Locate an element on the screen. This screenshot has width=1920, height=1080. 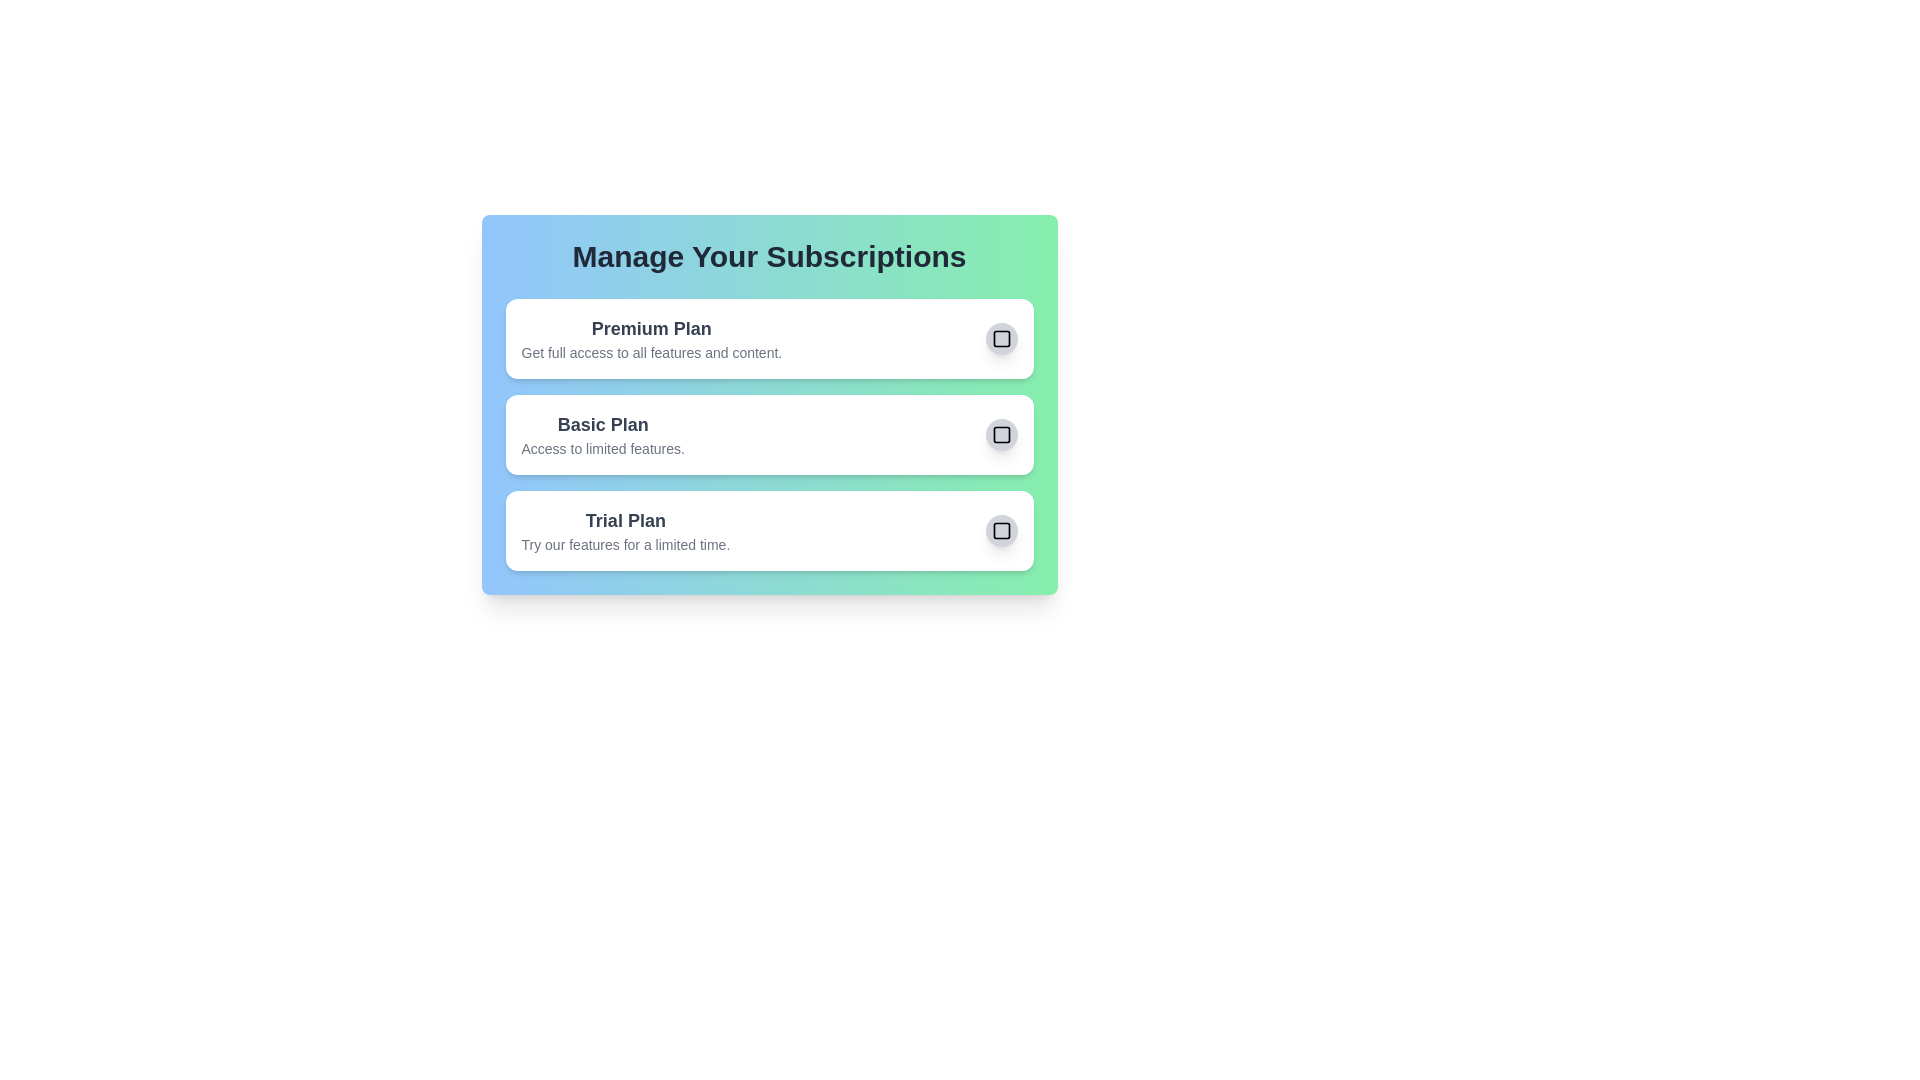
the Text label that provides additional information about the 'Trial Plan' subscription option, located centrally below the title 'Trial Plan' is located at coordinates (624, 544).